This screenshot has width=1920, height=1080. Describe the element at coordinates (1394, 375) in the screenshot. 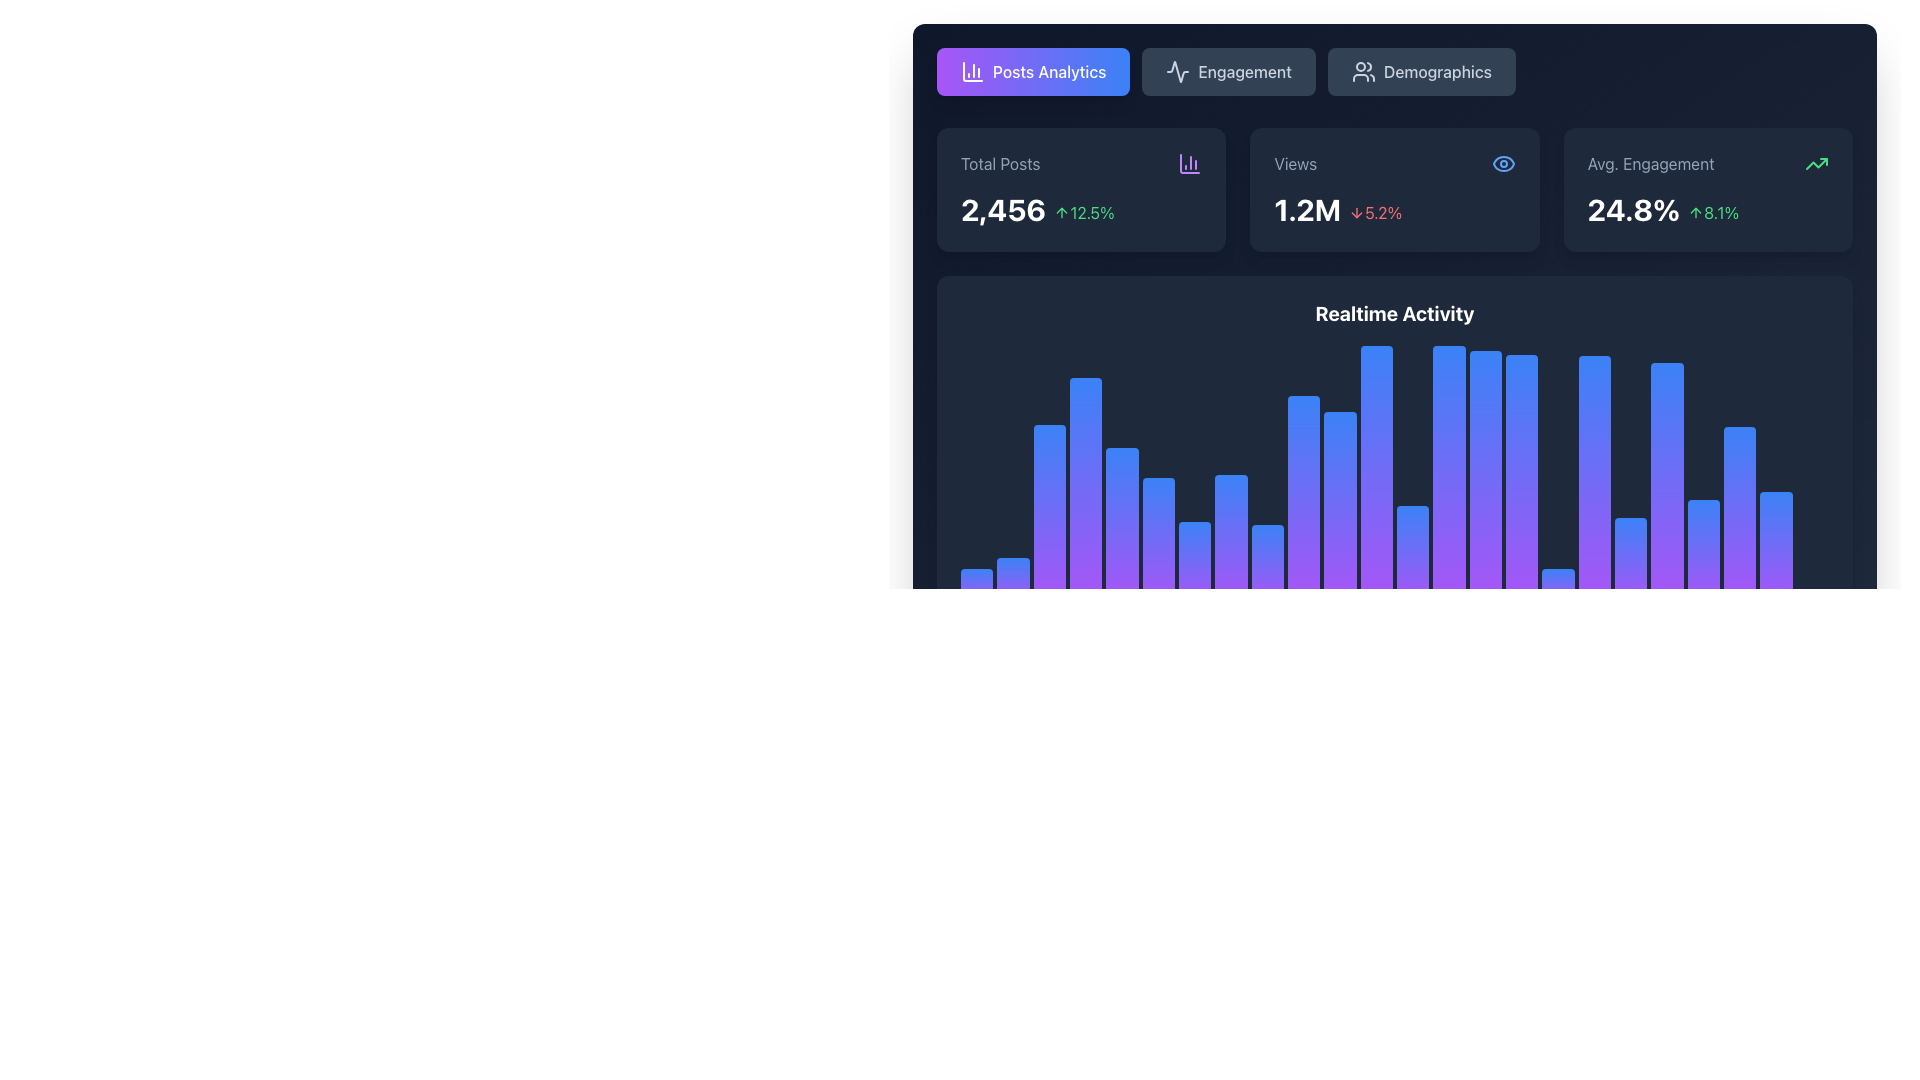

I see `a data point in the Data Visualization block displaying analytics data for total posts, views, and average engagements` at that location.